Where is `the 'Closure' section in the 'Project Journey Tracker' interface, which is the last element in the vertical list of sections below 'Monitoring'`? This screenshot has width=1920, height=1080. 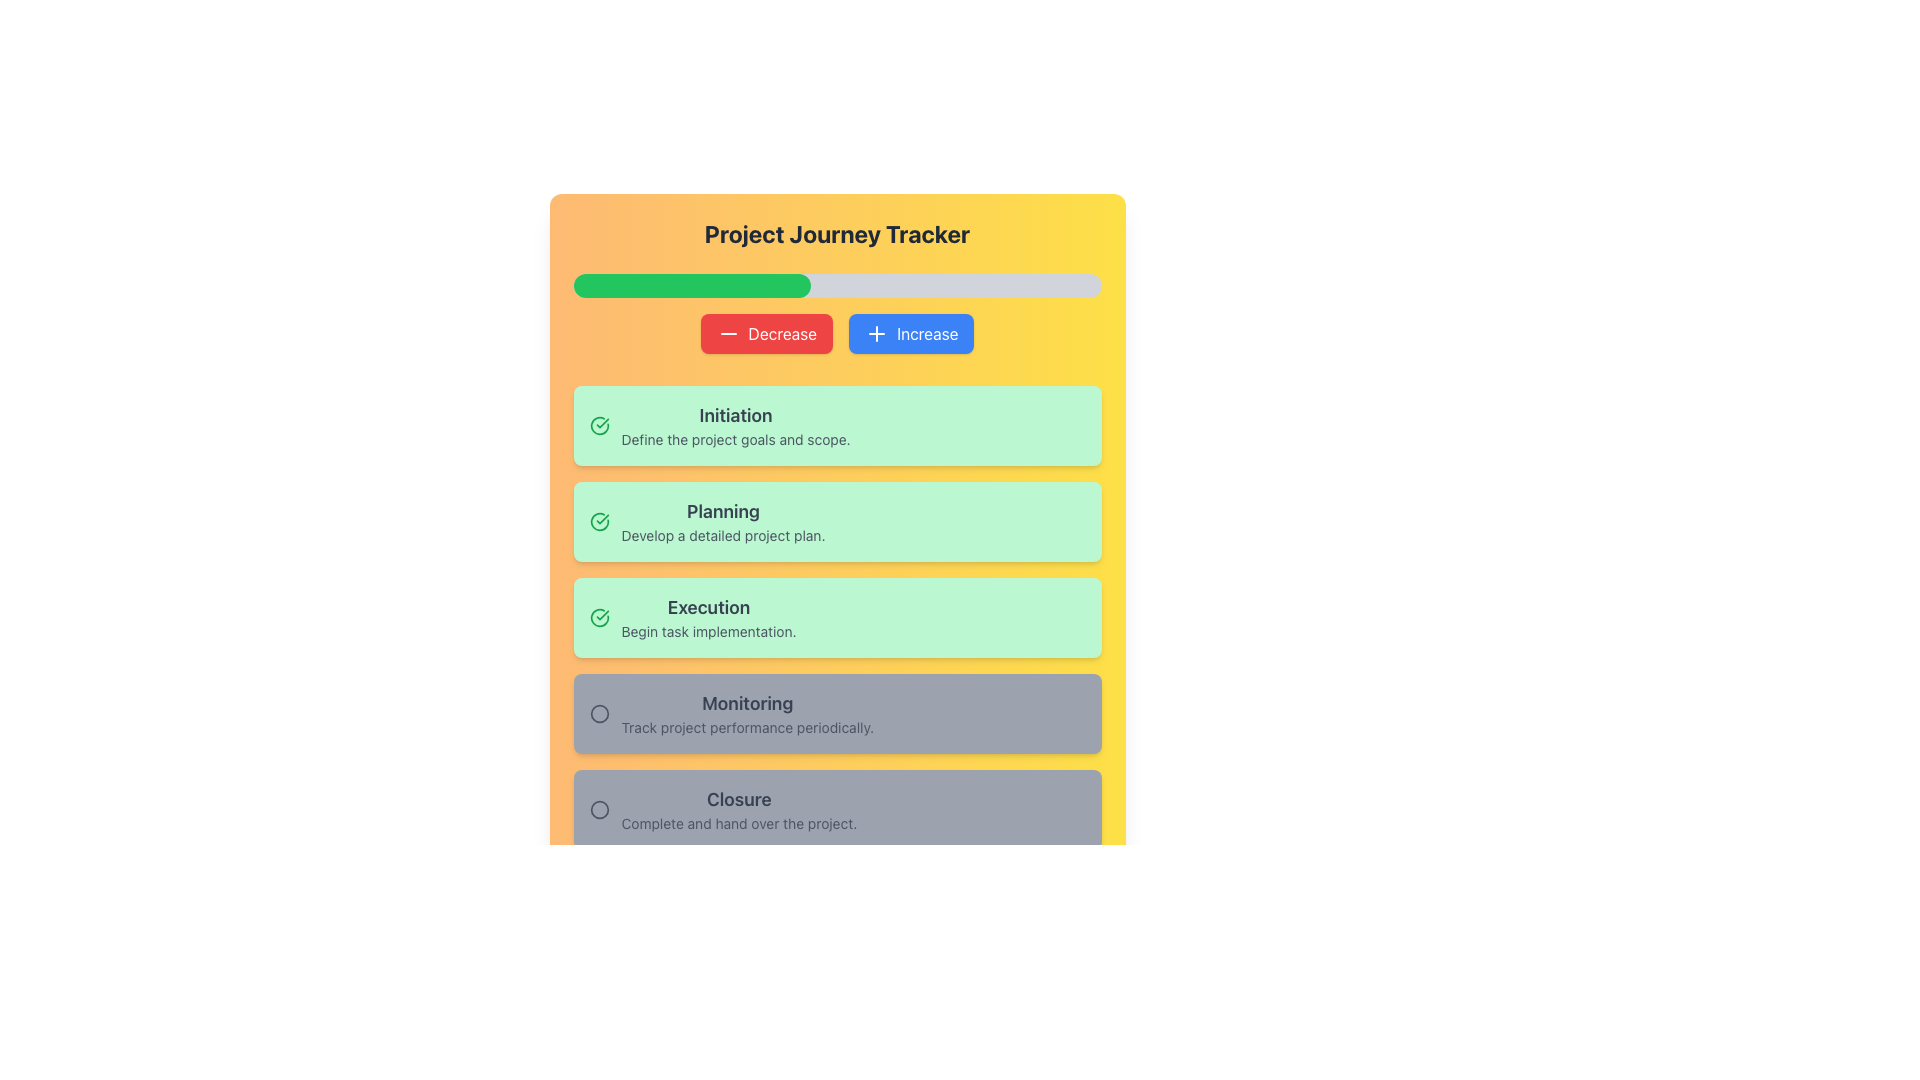
the 'Closure' section in the 'Project Journey Tracker' interface, which is the last element in the vertical list of sections below 'Monitoring' is located at coordinates (738, 810).